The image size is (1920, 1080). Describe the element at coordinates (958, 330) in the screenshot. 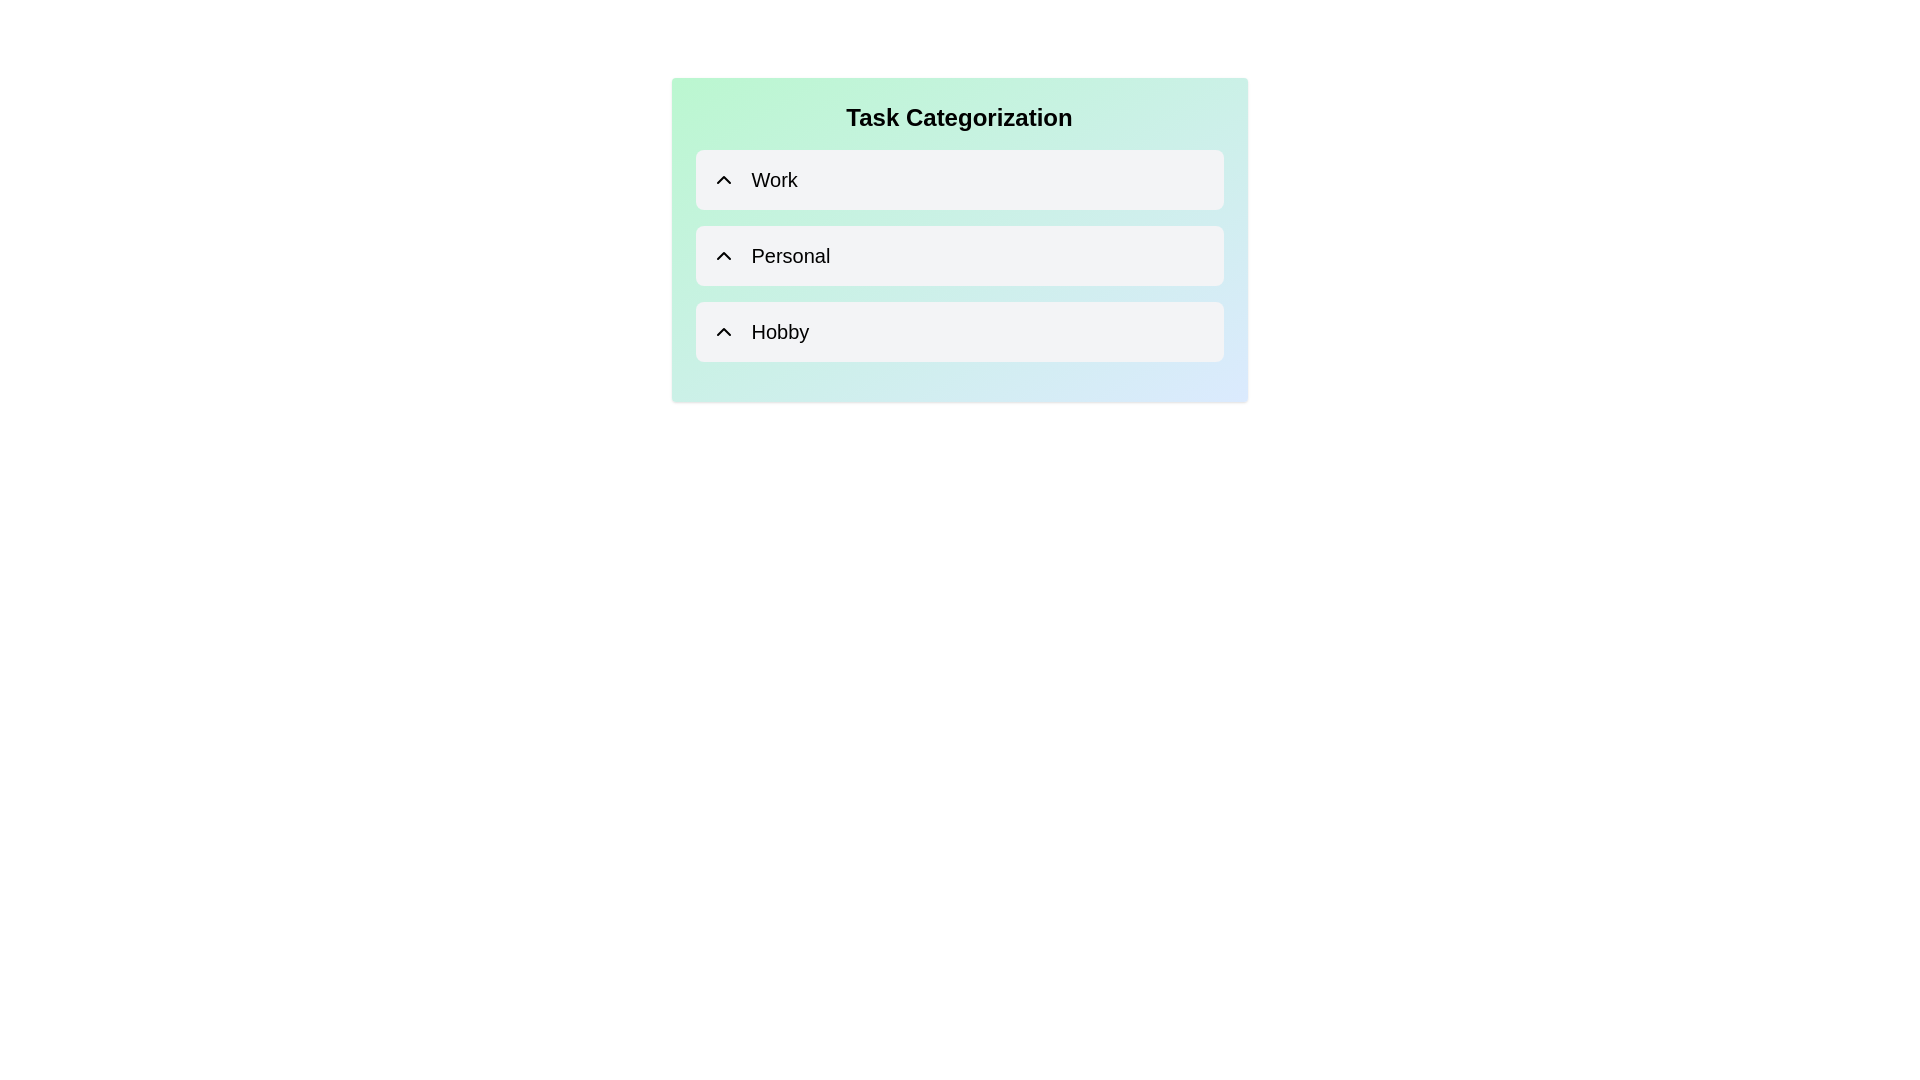

I see `the category Hobby to select it` at that location.